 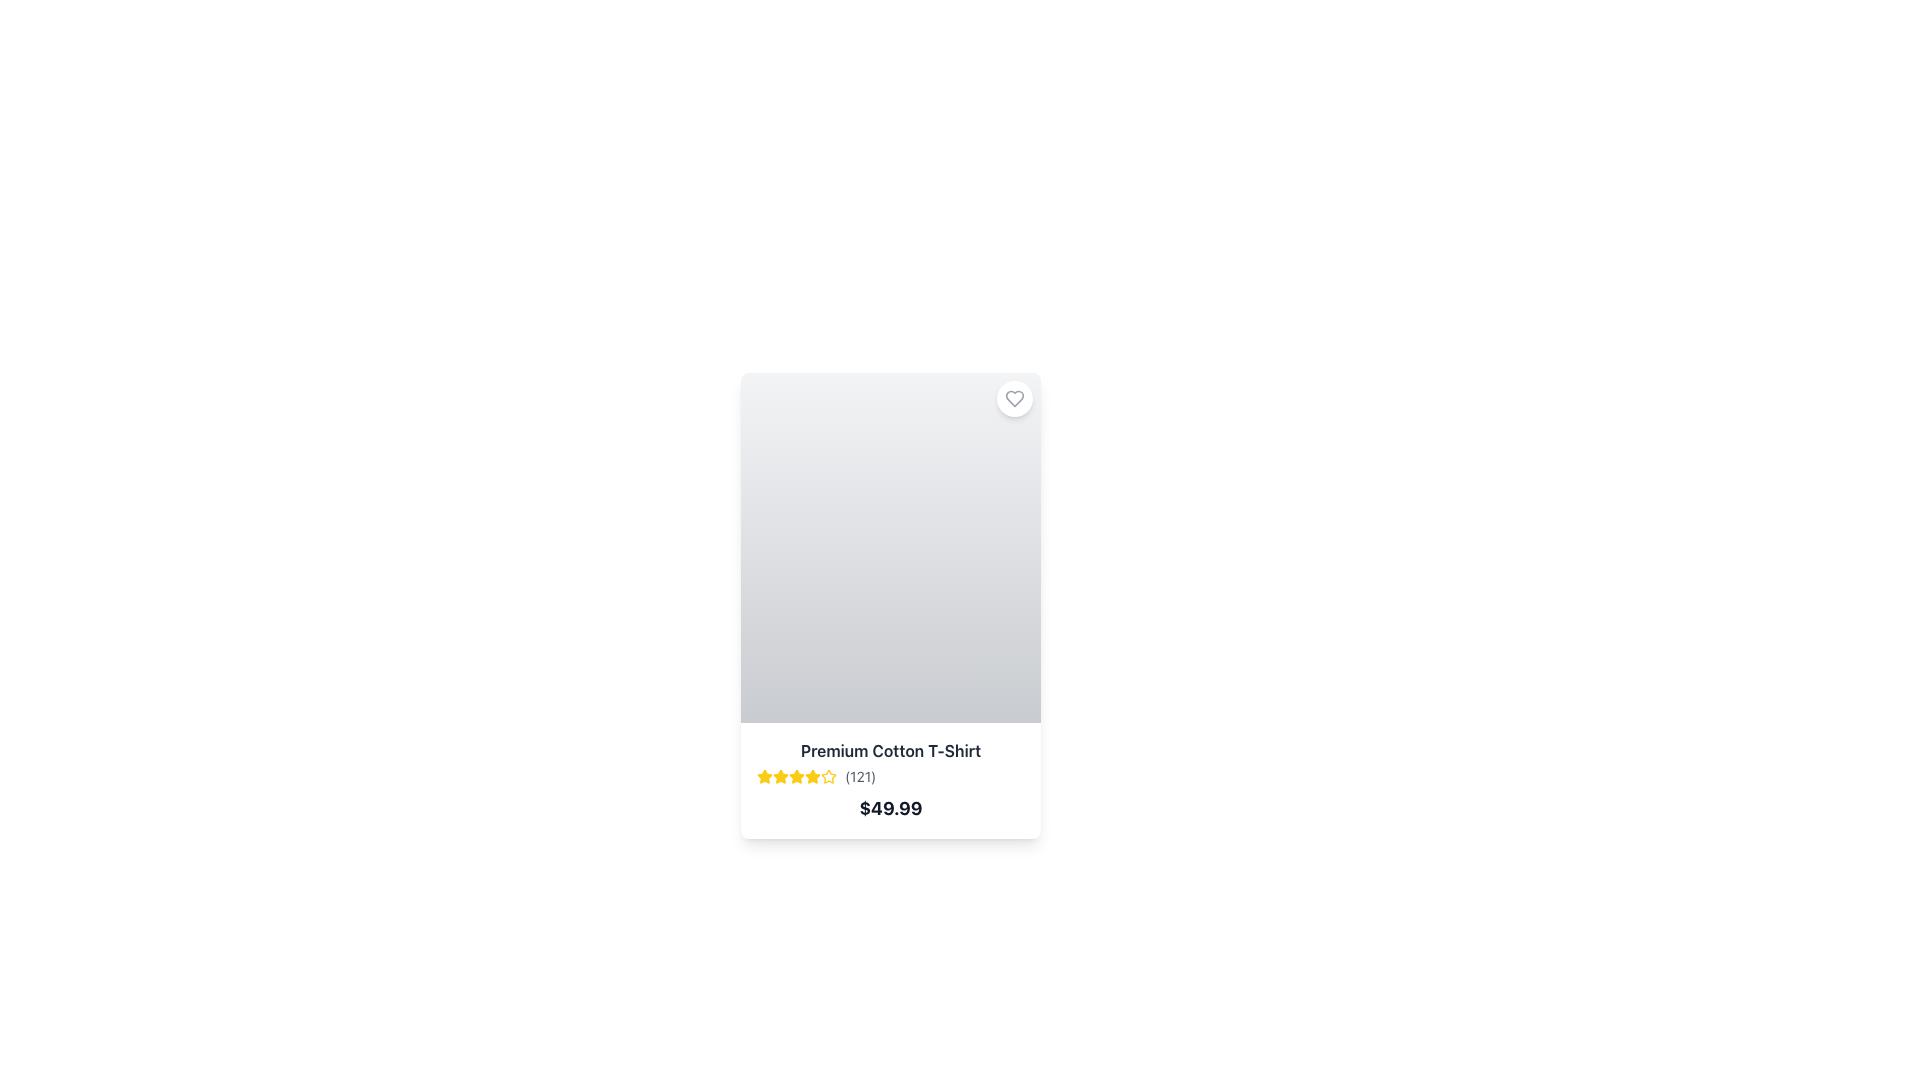 What do you see at coordinates (1014, 398) in the screenshot?
I see `the small circular icon with a heart-shaped outline located at the top-right corner of the product display card` at bounding box center [1014, 398].